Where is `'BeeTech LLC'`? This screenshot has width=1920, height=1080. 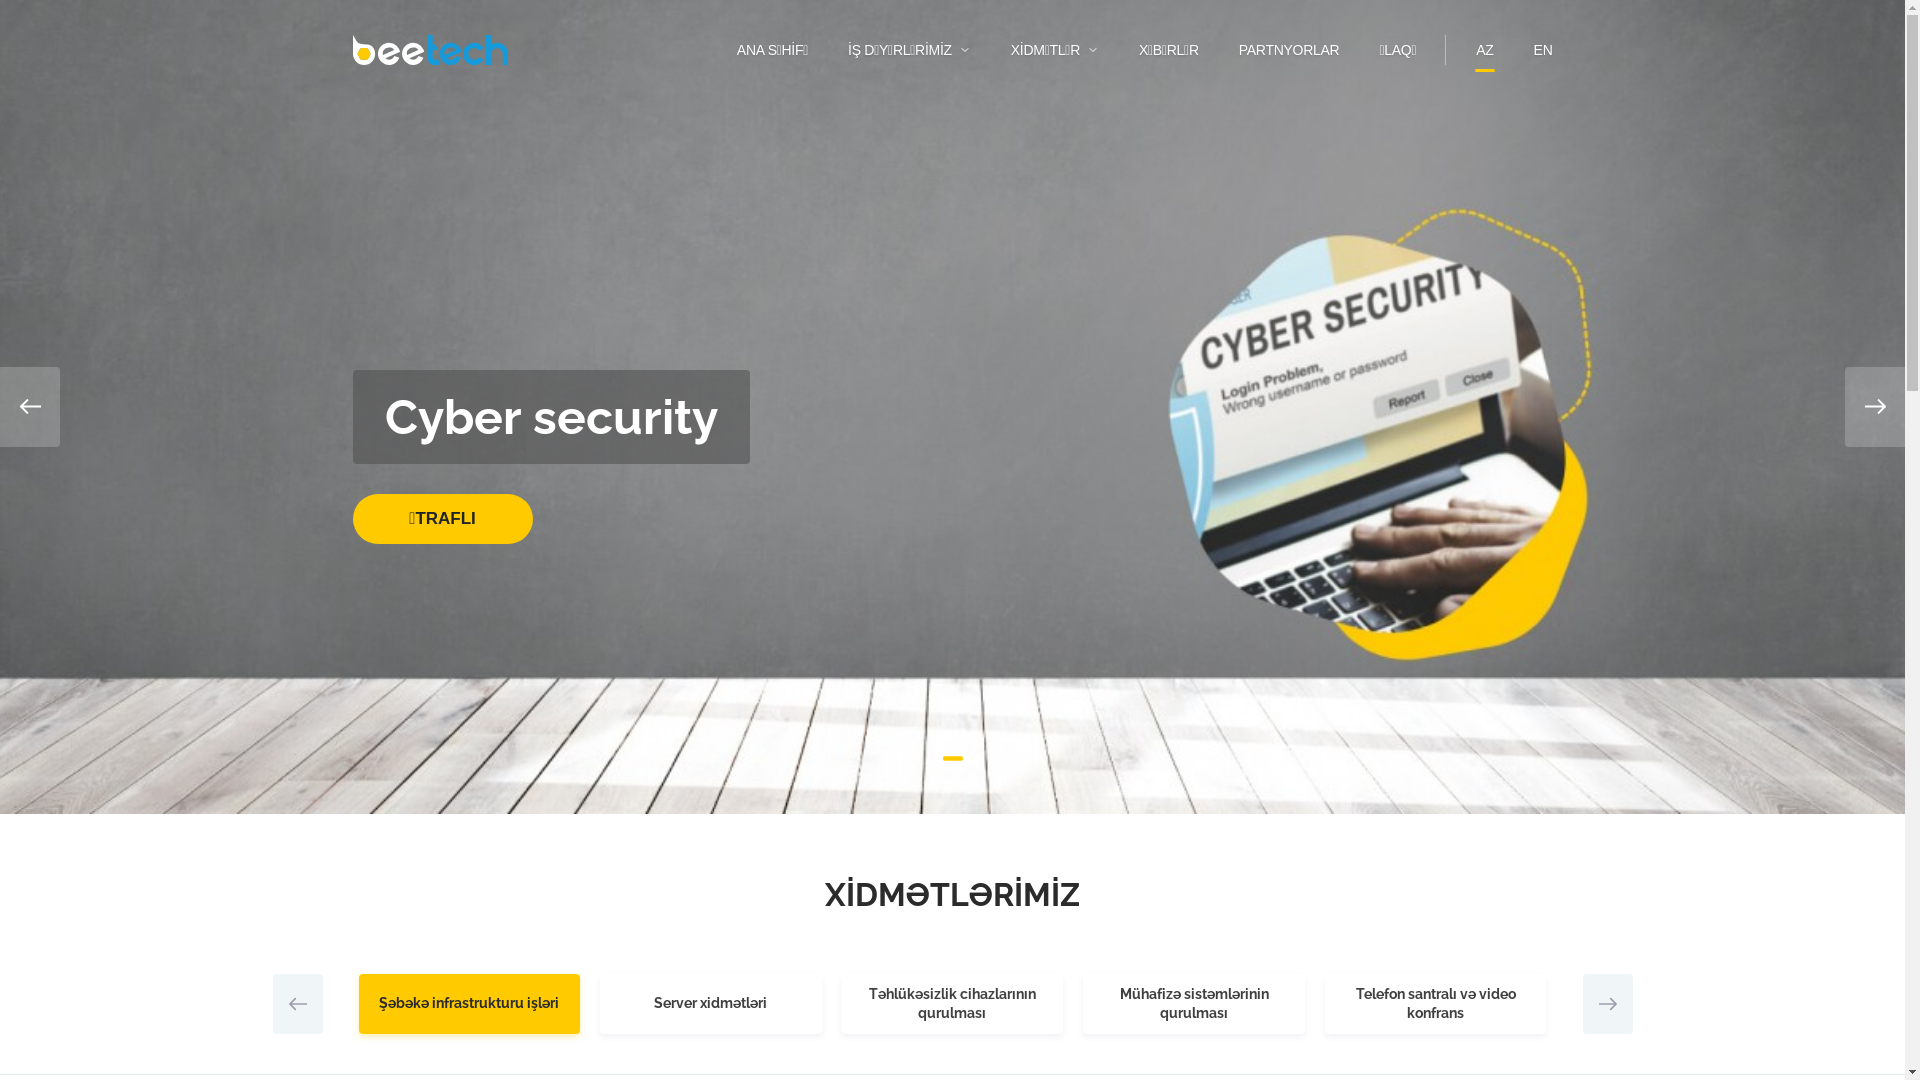 'BeeTech LLC' is located at coordinates (428, 49).